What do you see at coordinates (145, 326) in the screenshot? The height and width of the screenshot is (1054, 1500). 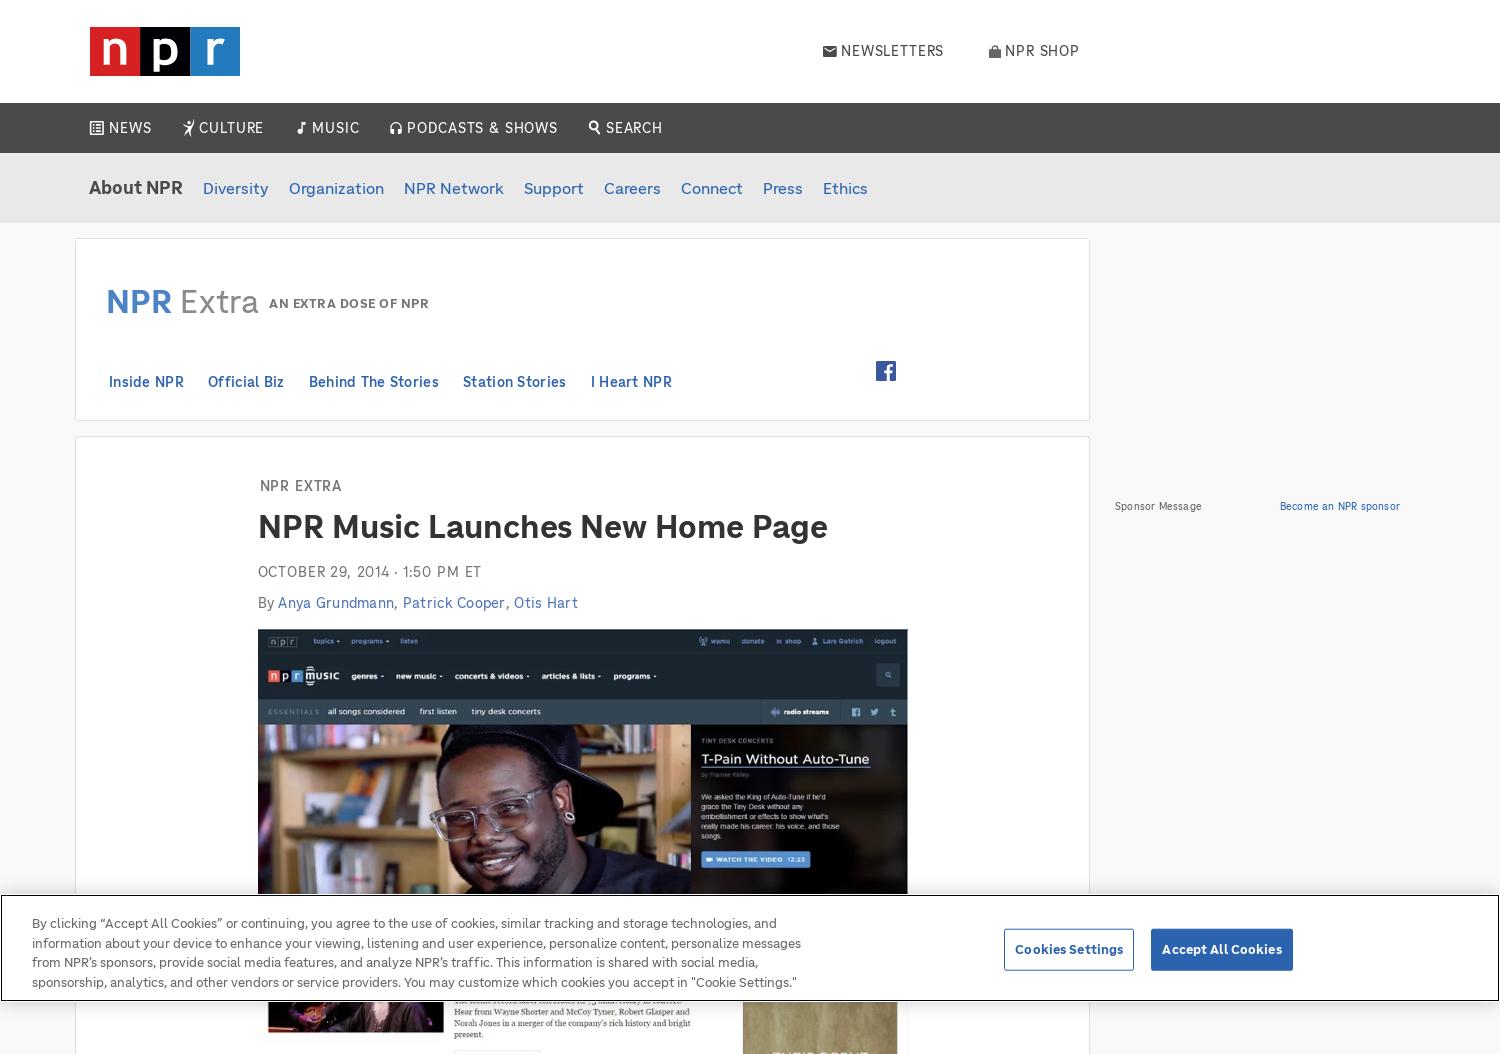 I see `'Climate'` at bounding box center [145, 326].